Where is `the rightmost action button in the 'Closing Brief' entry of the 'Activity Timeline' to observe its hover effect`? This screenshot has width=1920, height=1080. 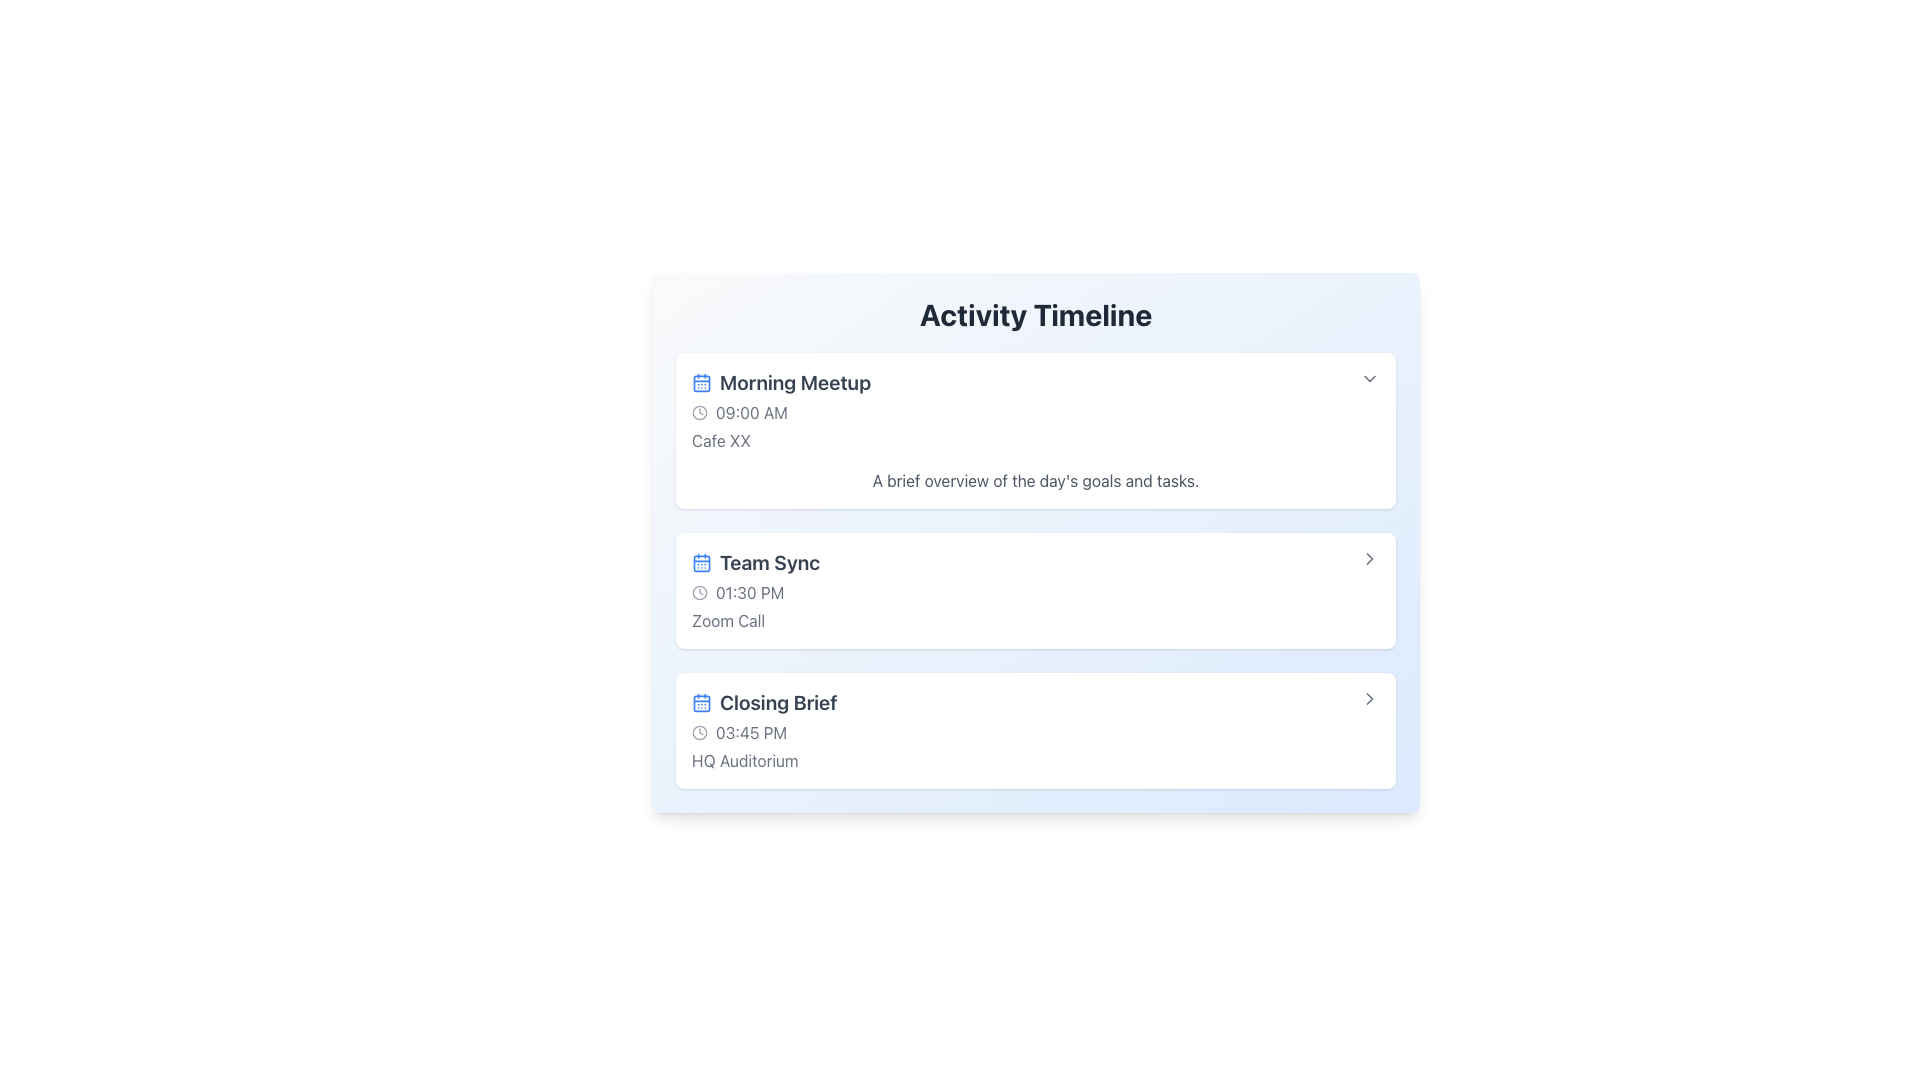 the rightmost action button in the 'Closing Brief' entry of the 'Activity Timeline' to observe its hover effect is located at coordinates (1368, 697).